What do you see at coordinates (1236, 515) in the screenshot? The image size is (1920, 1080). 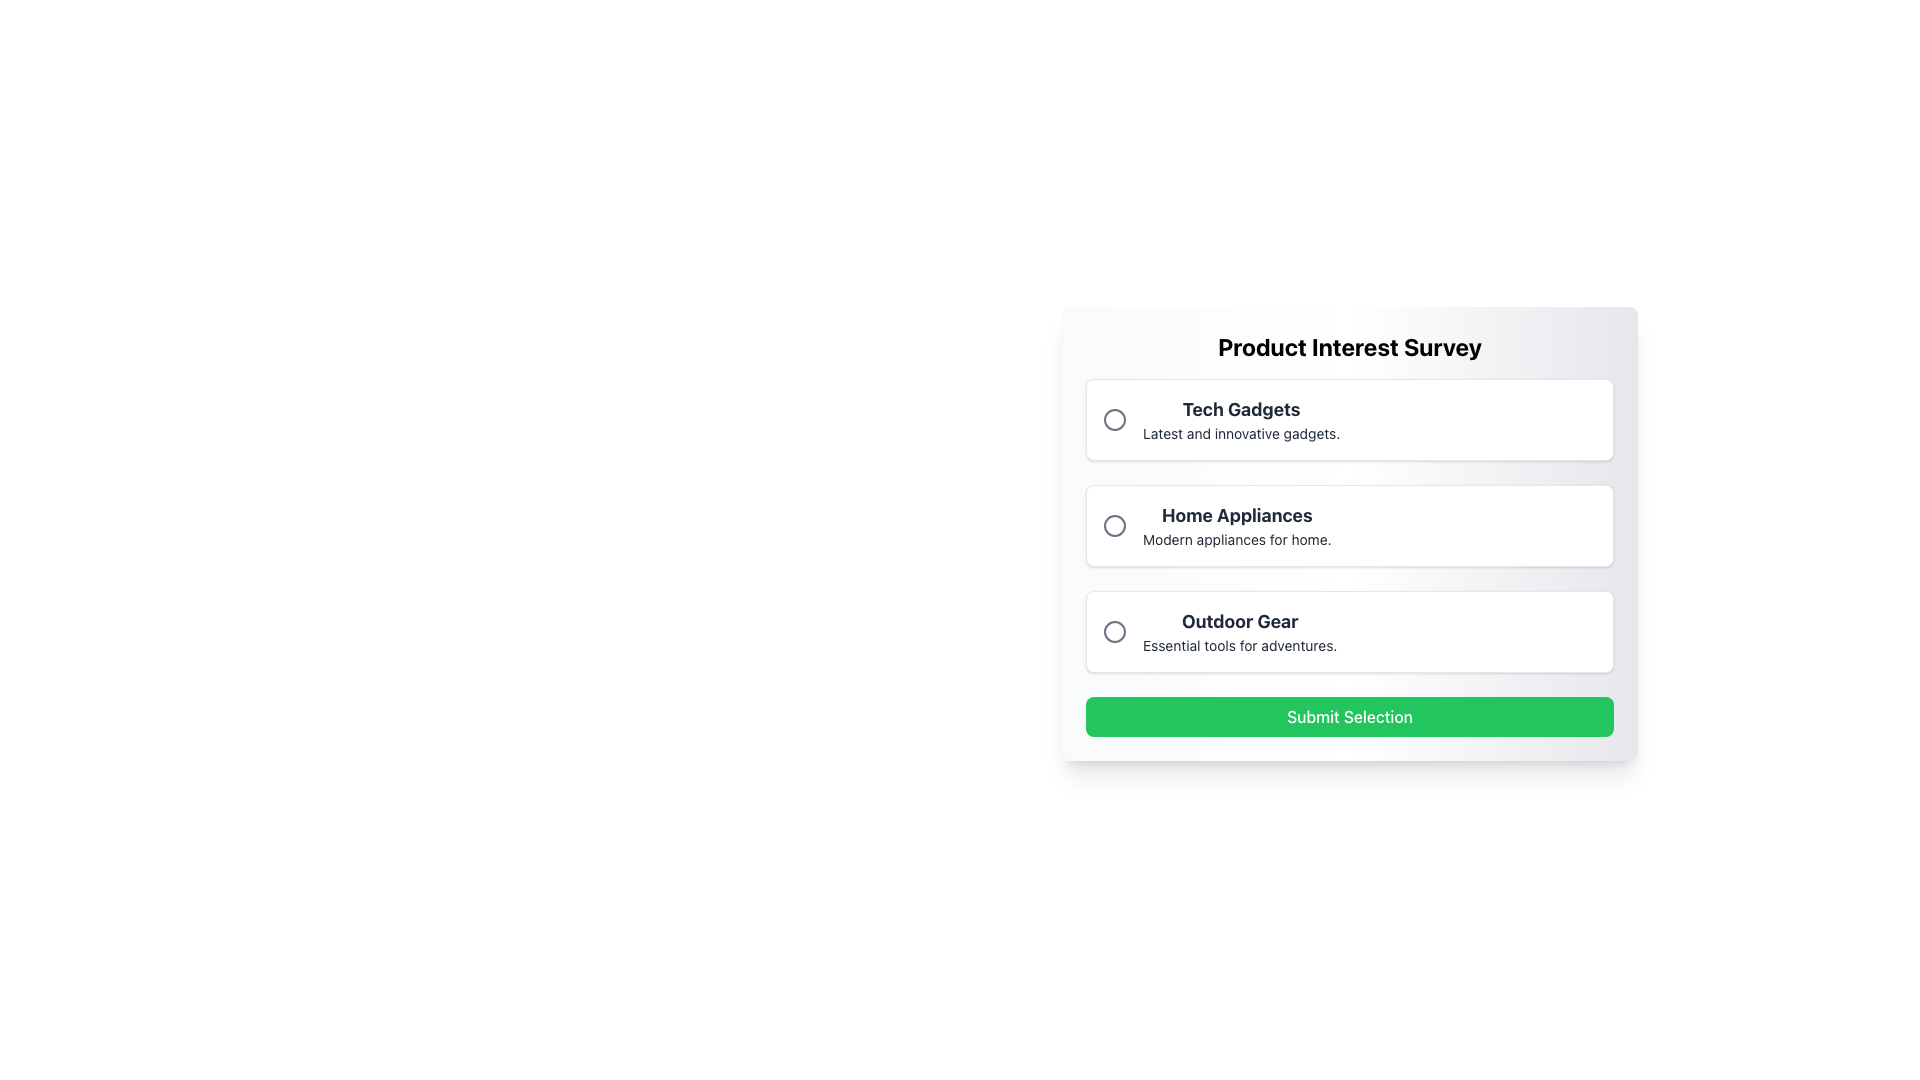 I see `the 'Home Appliances' text label which is styled in bold and larger font, located in the middle selectable option card of the 'Product Interest Survey'` at bounding box center [1236, 515].